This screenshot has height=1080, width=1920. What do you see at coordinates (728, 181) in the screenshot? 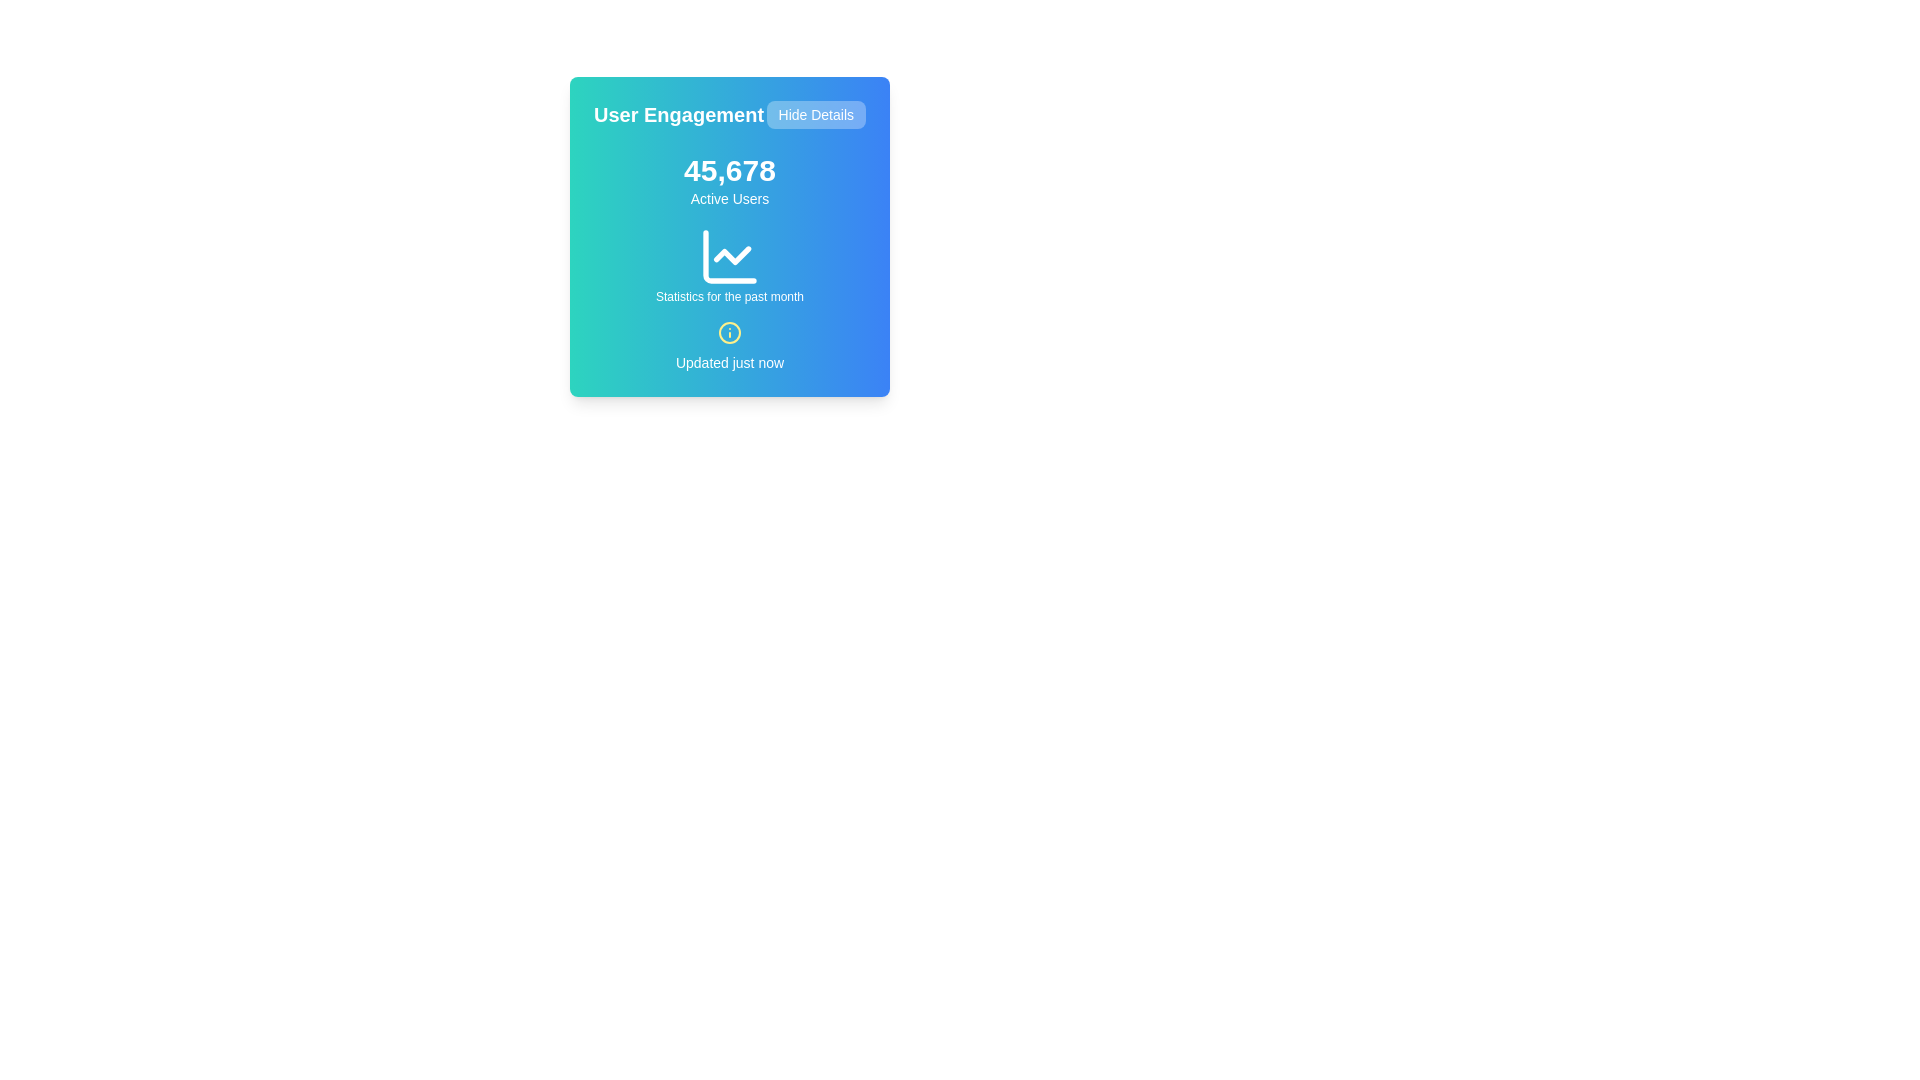
I see `the Text Display showing '45,678' Active Users within the User Engagement card, which is located at the top-center of the card beneath the title and 'Hide Details' button` at bounding box center [728, 181].